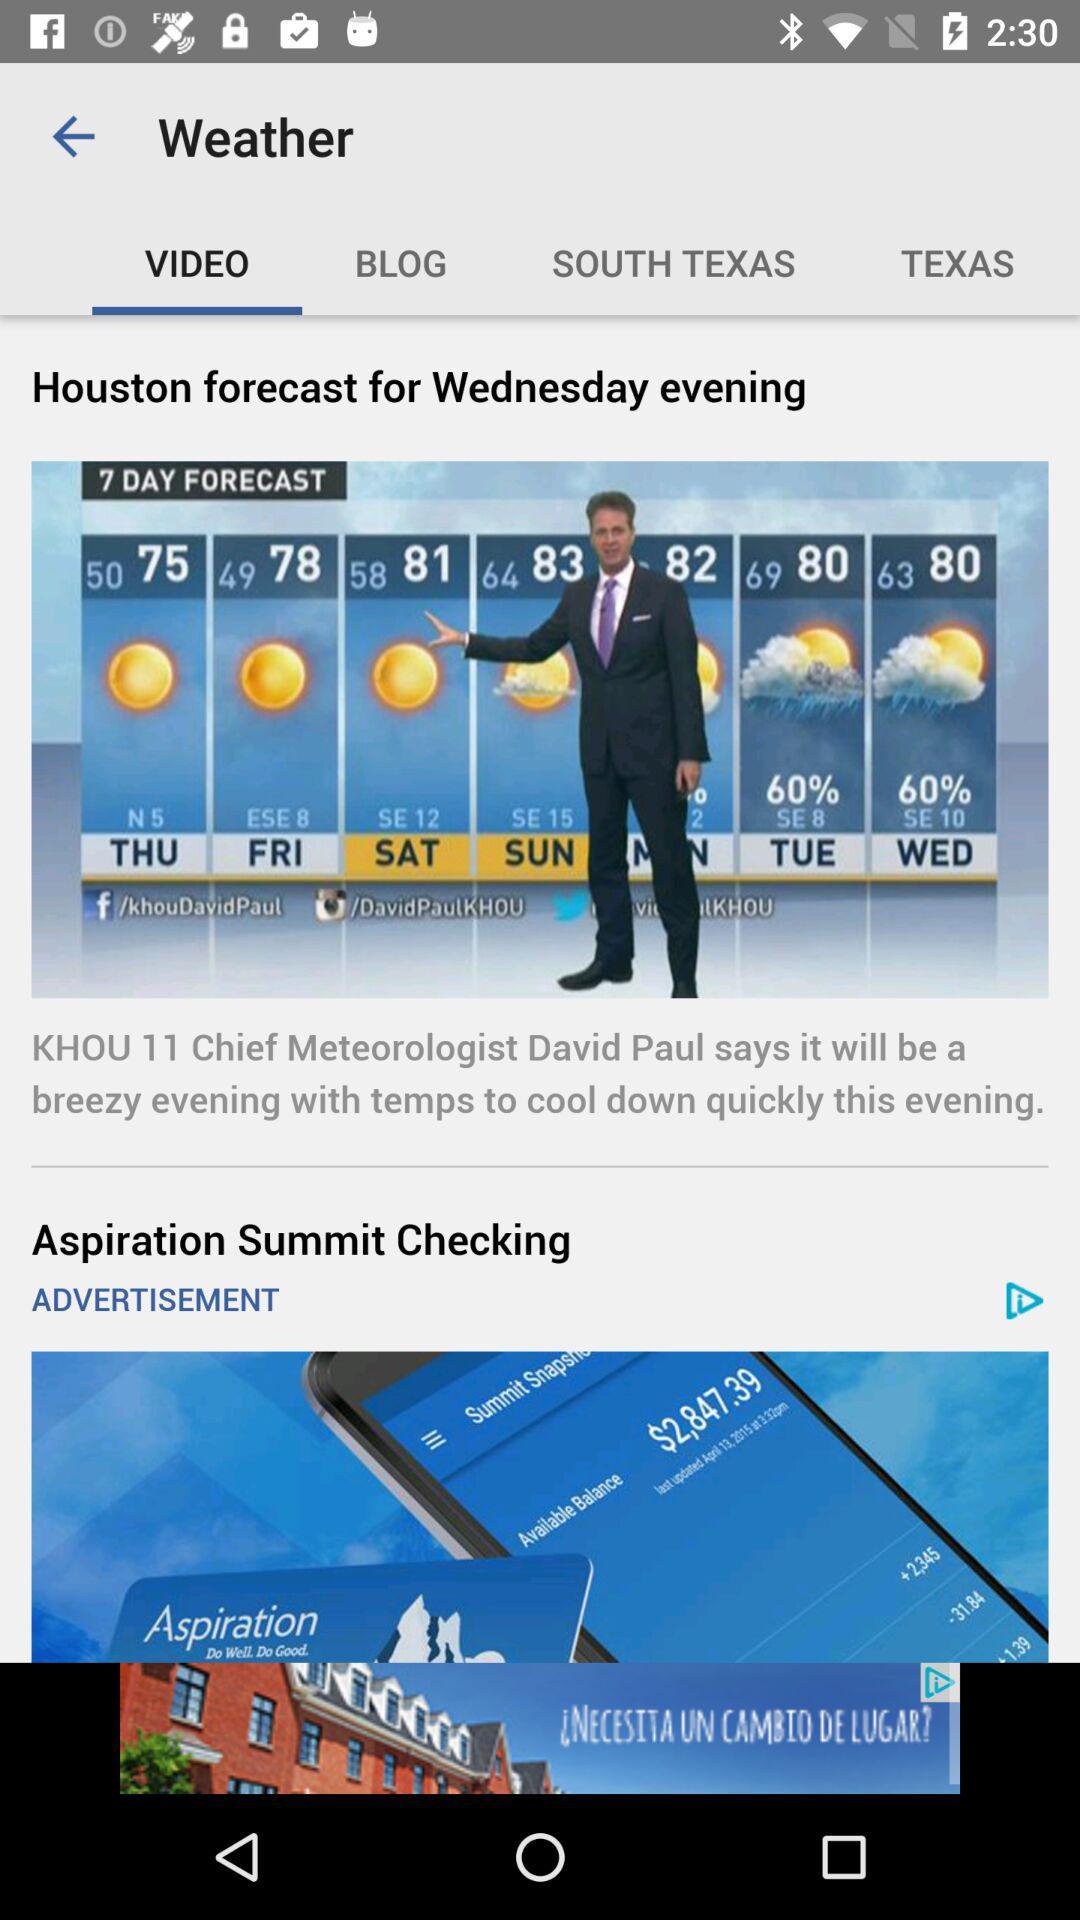 The height and width of the screenshot is (1920, 1080). Describe the element at coordinates (540, 1727) in the screenshot. I see `selected advertisement` at that location.